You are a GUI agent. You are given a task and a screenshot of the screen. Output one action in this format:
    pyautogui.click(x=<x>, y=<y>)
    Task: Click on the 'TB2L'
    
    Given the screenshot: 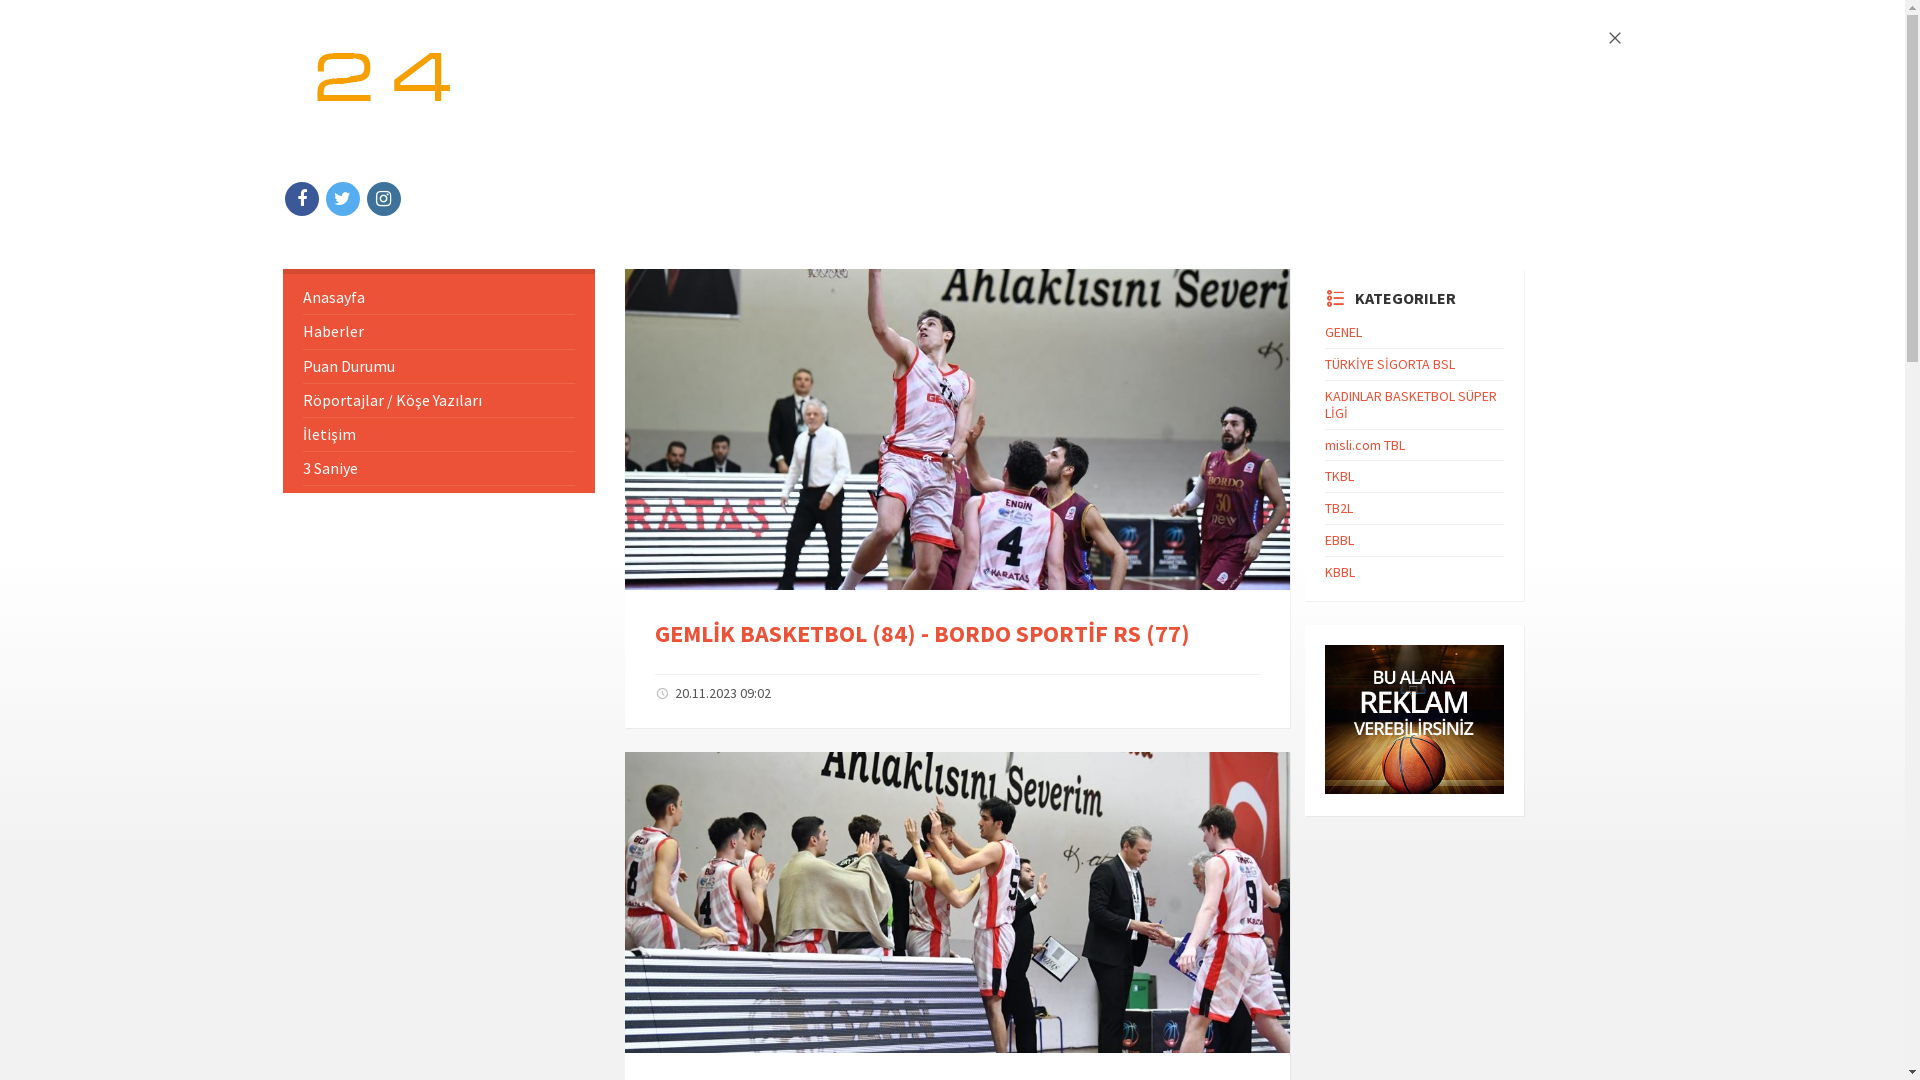 What is the action you would take?
    pyautogui.click(x=1339, y=507)
    